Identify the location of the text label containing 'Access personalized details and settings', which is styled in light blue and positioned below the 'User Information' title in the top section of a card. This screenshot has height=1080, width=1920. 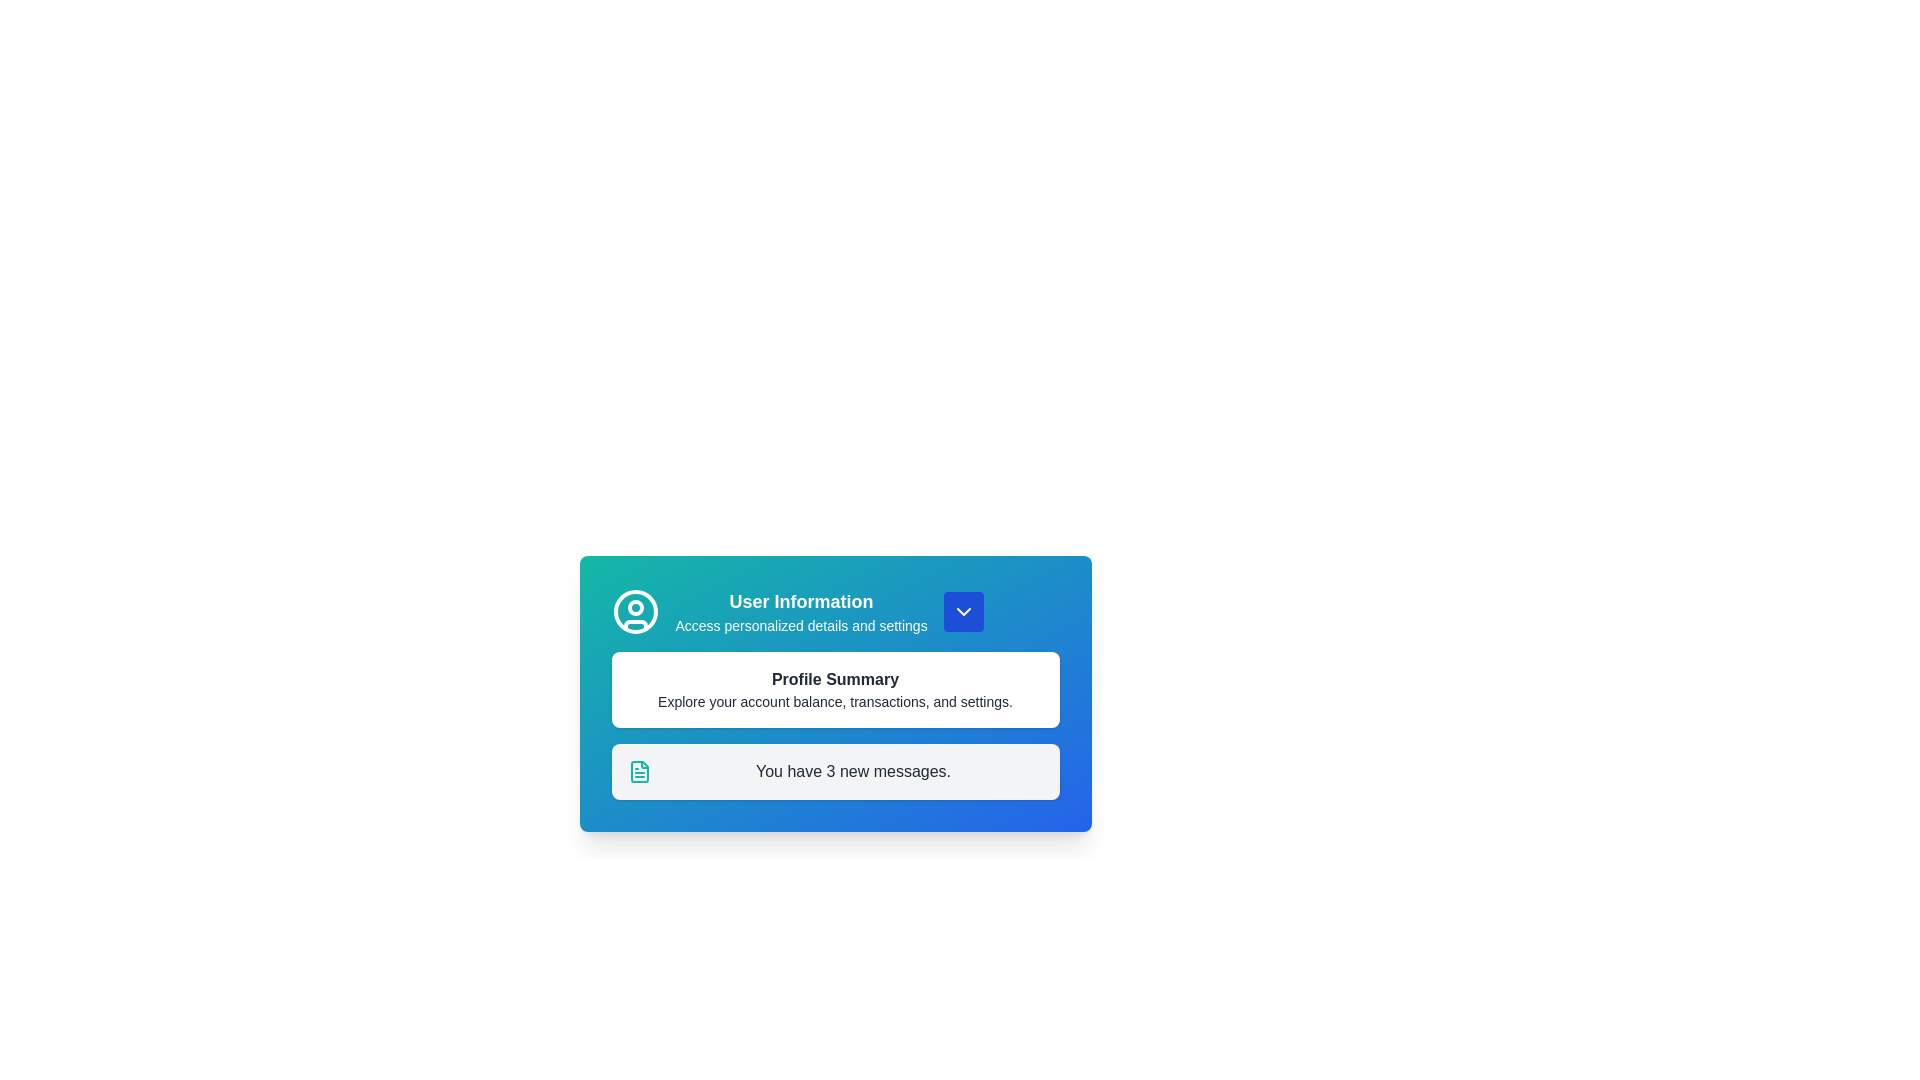
(801, 624).